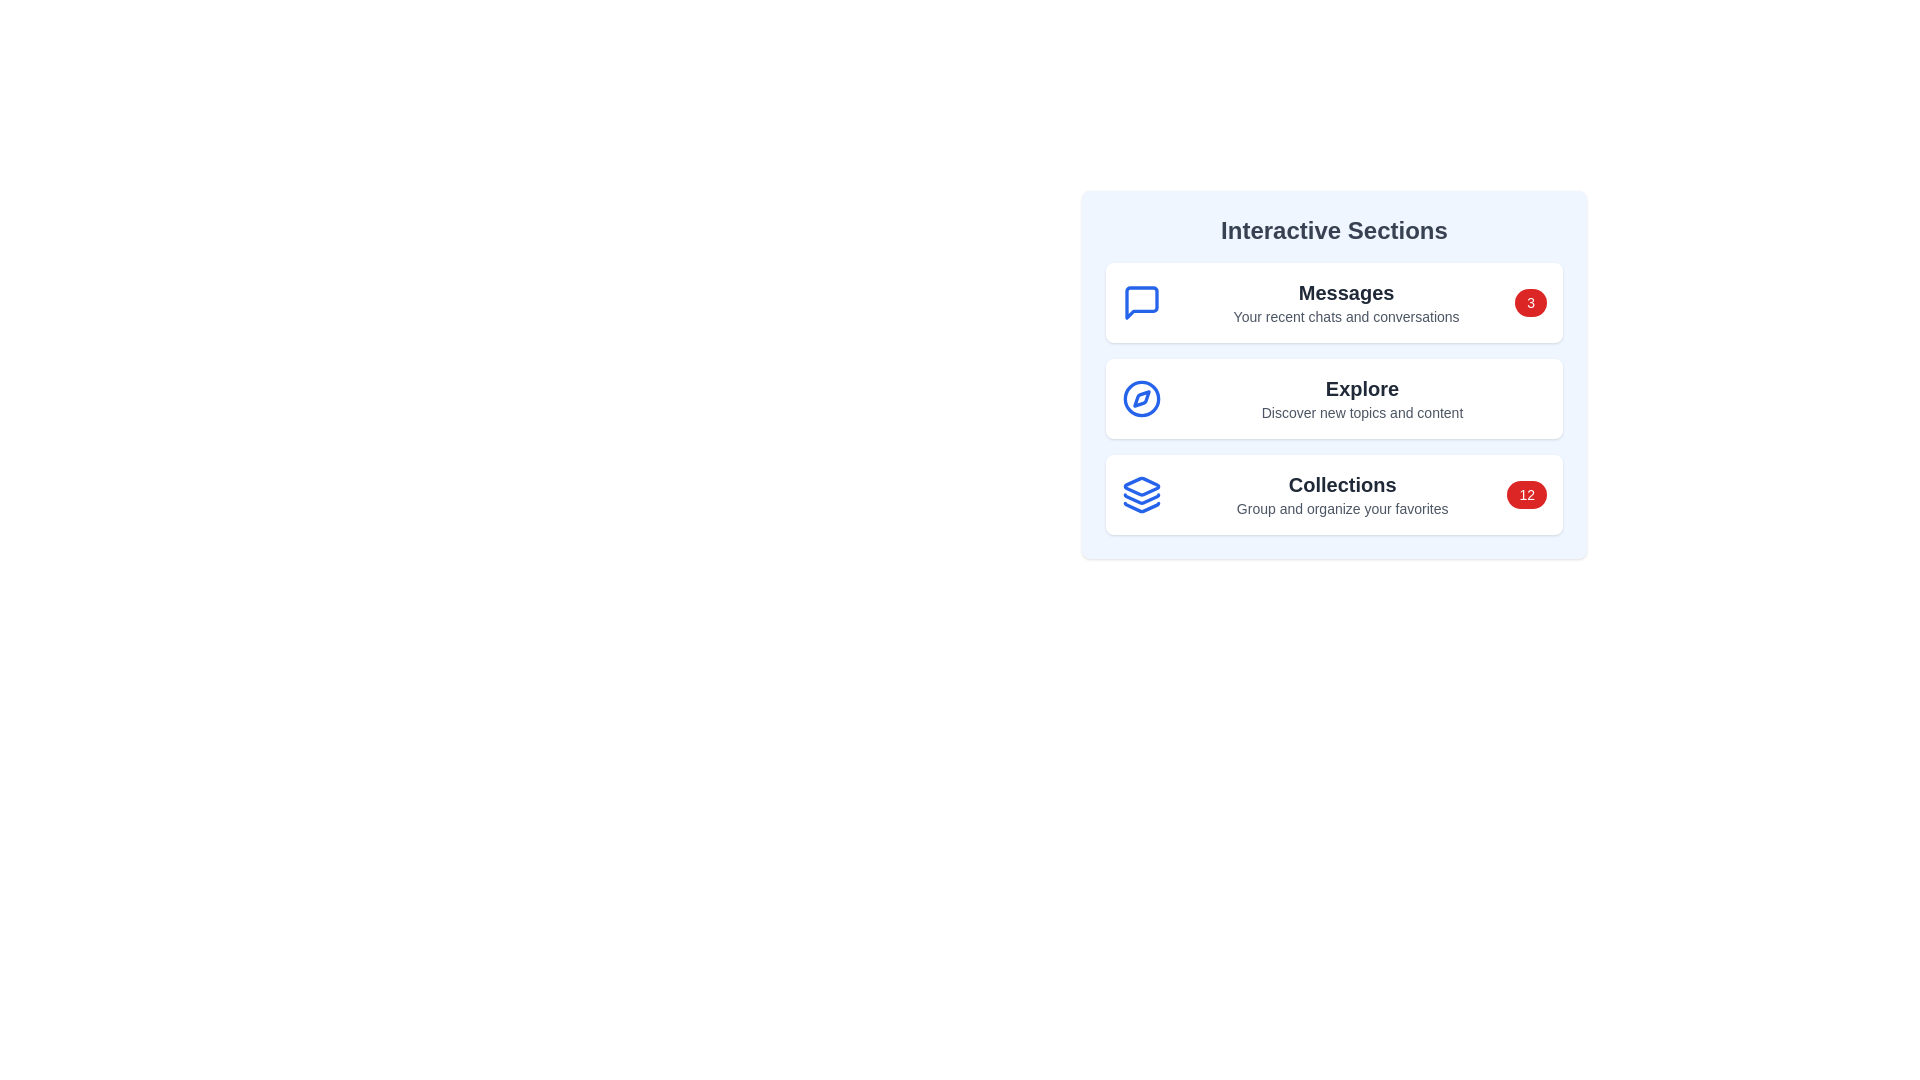  Describe the element at coordinates (1334, 303) in the screenshot. I see `the section titled Messages` at that location.